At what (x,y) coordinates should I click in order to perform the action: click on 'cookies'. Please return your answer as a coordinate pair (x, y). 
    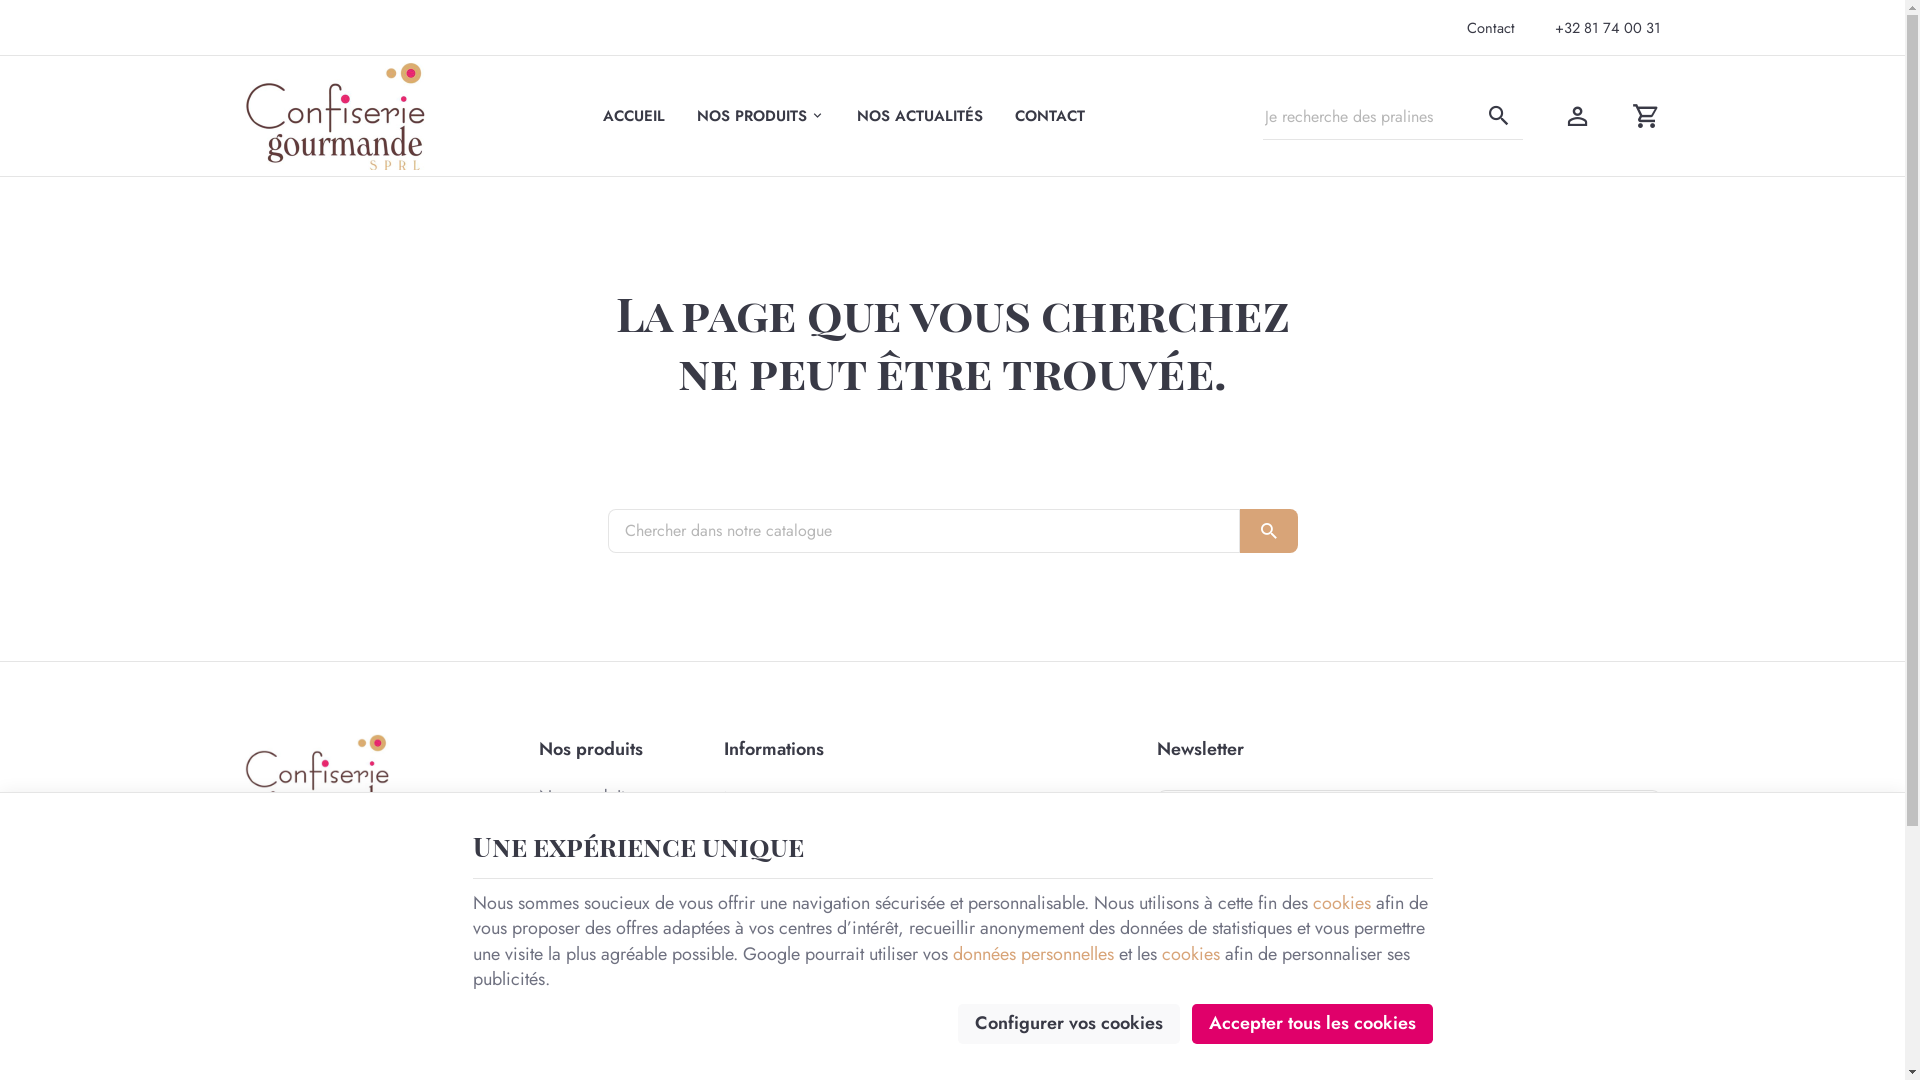
    Looking at the image, I should click on (1190, 952).